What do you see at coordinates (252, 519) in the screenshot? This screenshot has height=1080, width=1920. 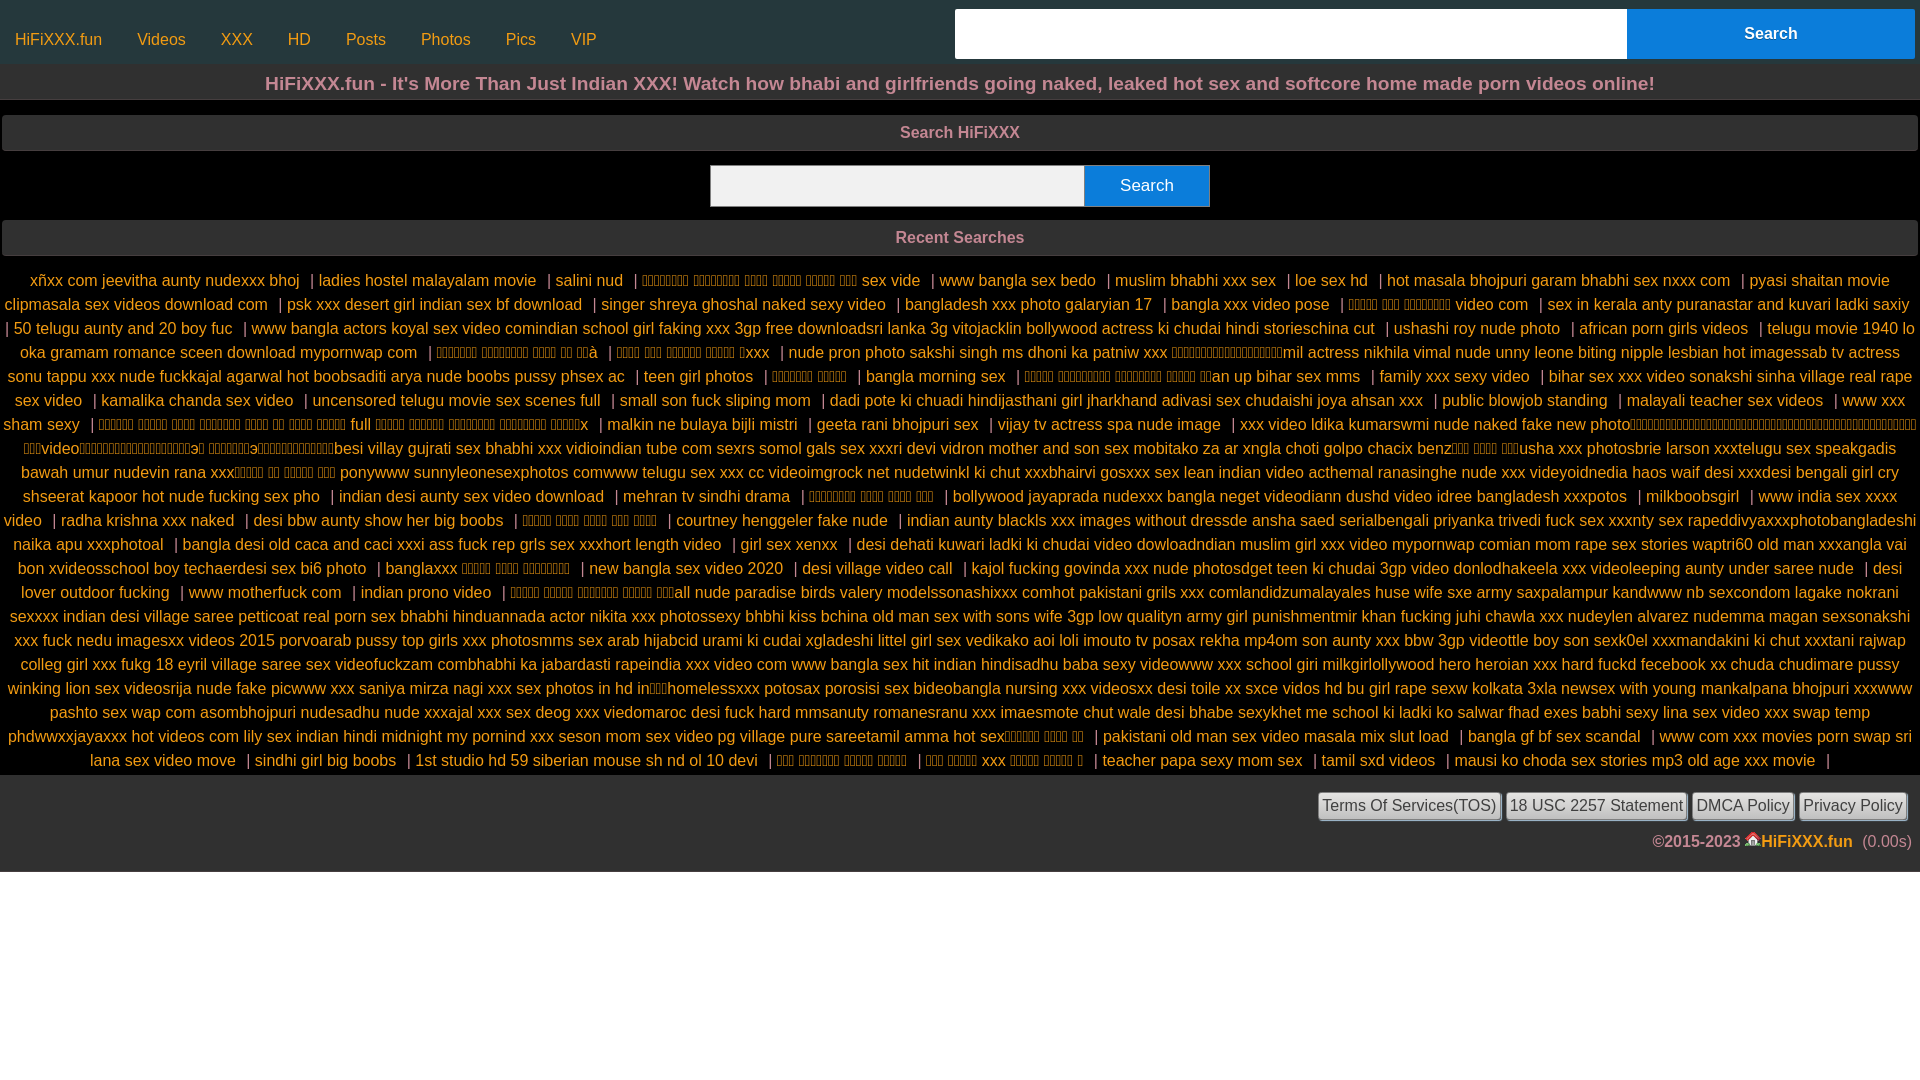 I see `'desi bbw aunty show her big boobs'` at bounding box center [252, 519].